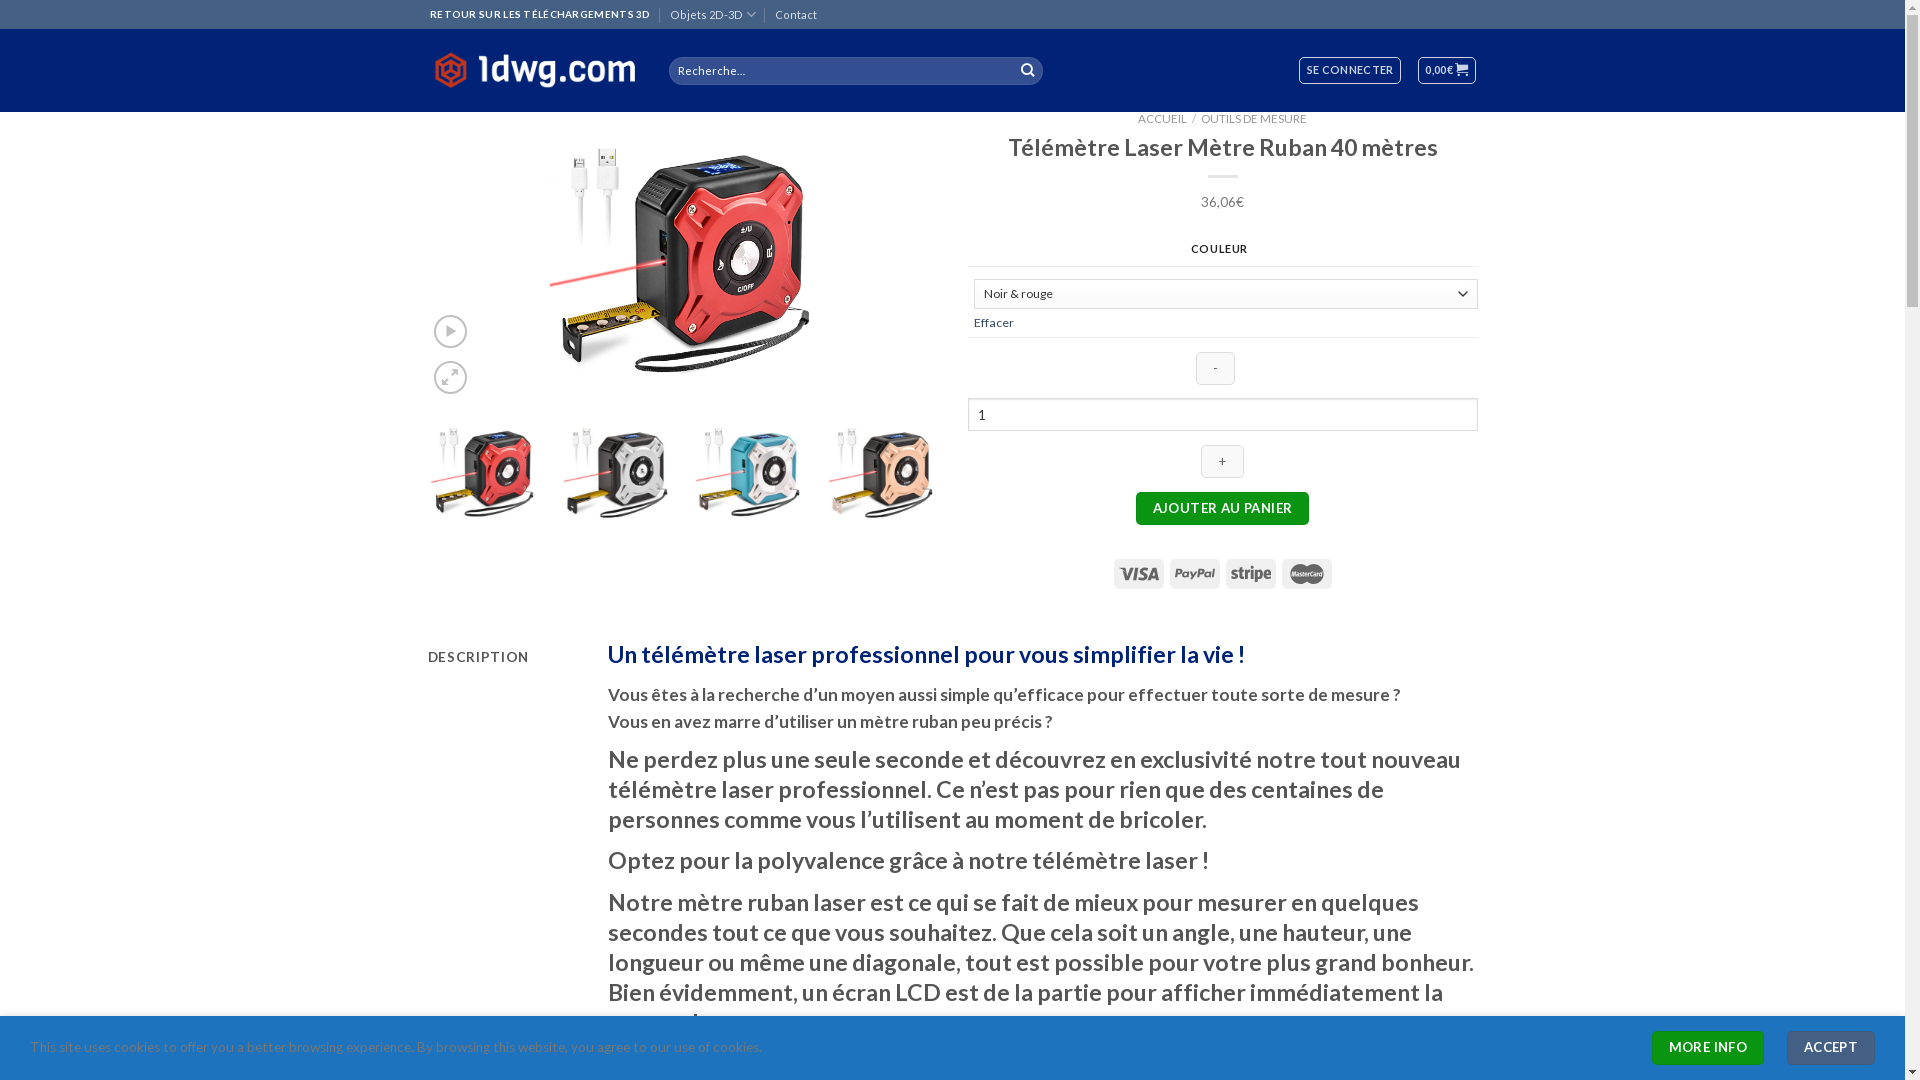 The height and width of the screenshot is (1080, 1920). What do you see at coordinates (795, 14) in the screenshot?
I see `'Contact'` at bounding box center [795, 14].